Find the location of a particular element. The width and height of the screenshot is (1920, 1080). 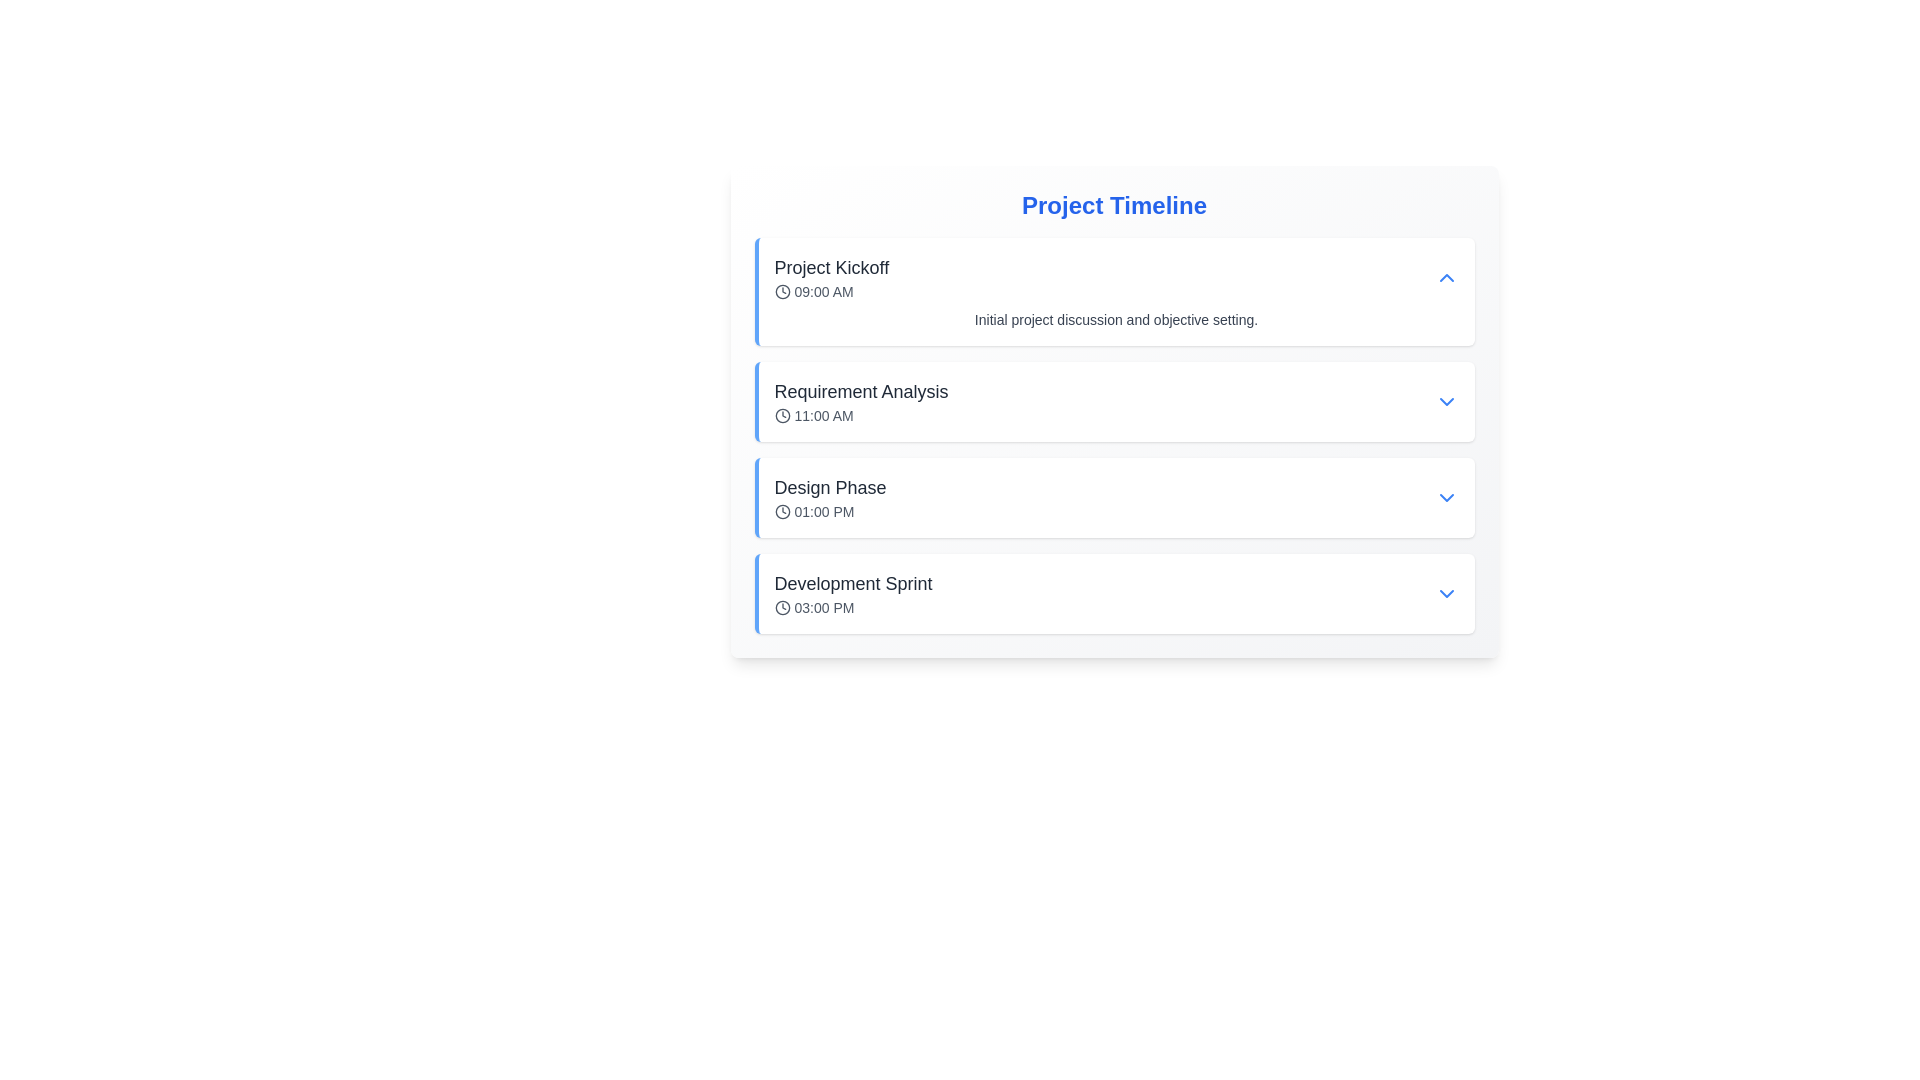

the dropdown of the fourth entry in the Project Timeline titled 'Development Sprint' is located at coordinates (1115, 593).